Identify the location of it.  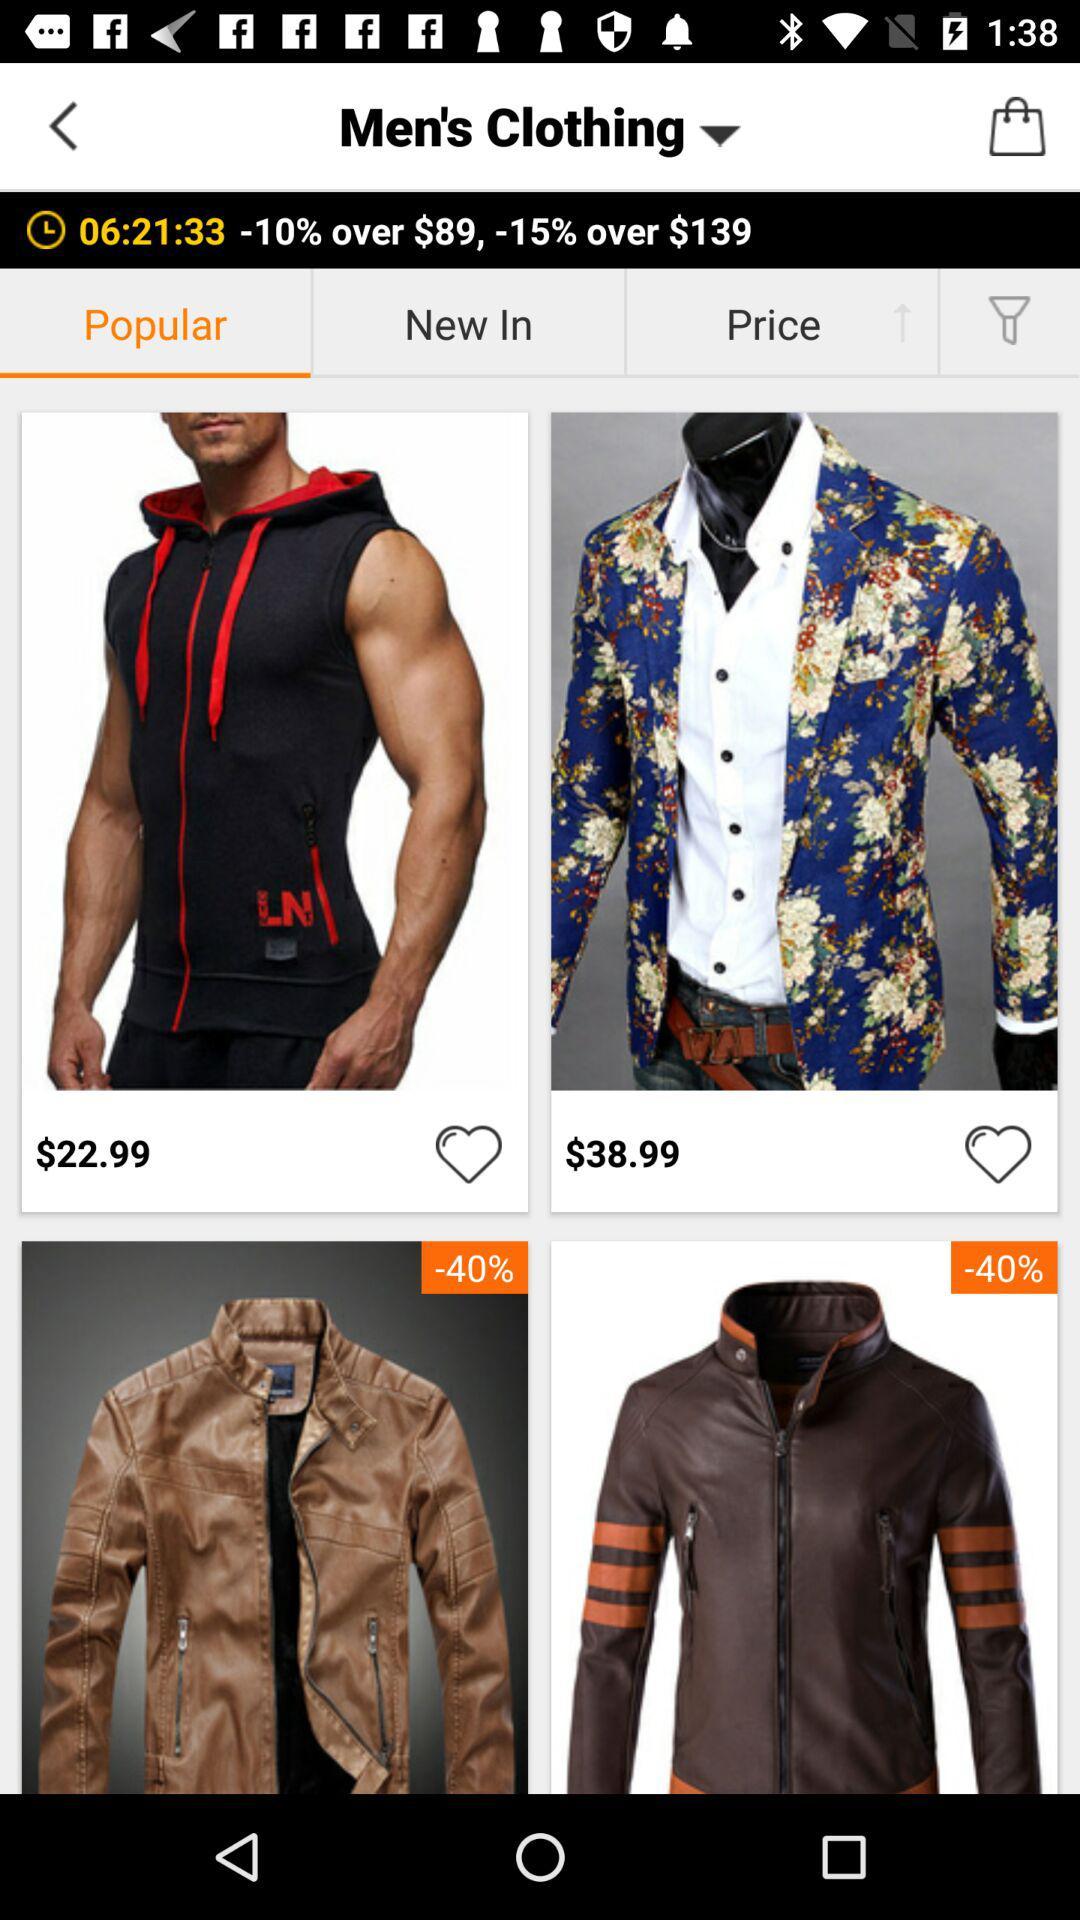
(468, 1152).